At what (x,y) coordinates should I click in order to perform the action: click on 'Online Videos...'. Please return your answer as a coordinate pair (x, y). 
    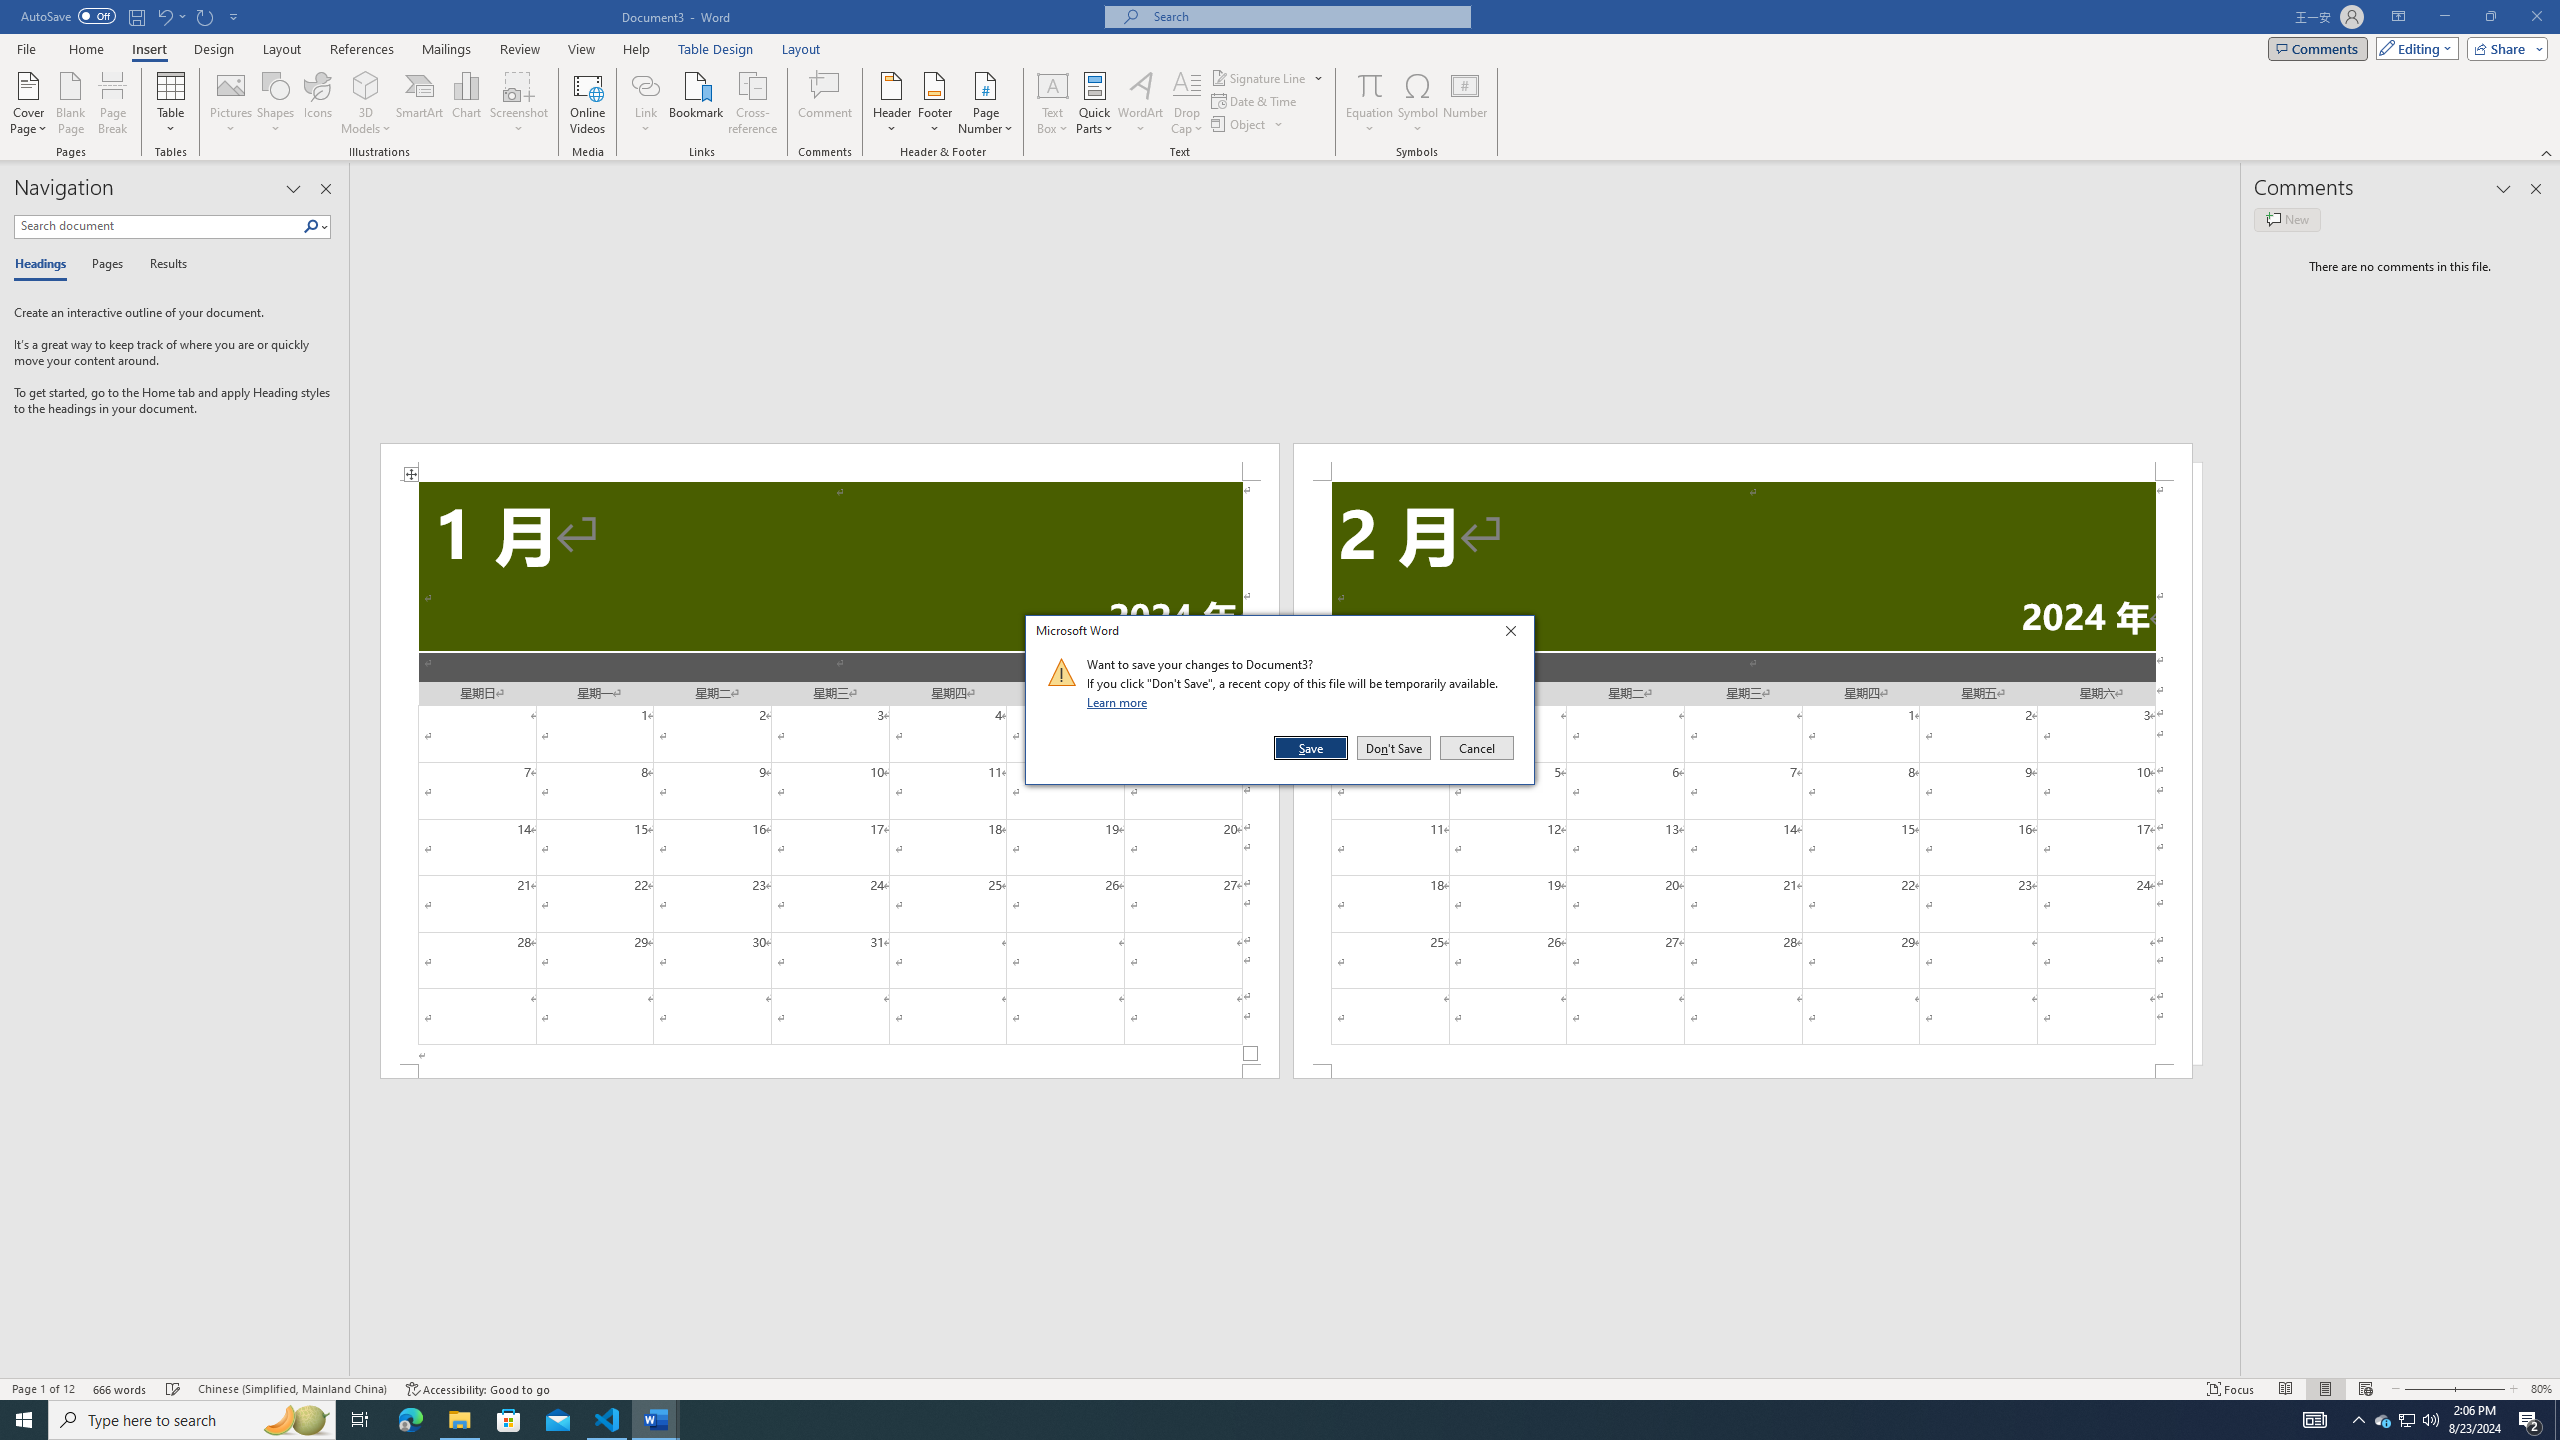
    Looking at the image, I should click on (587, 103).